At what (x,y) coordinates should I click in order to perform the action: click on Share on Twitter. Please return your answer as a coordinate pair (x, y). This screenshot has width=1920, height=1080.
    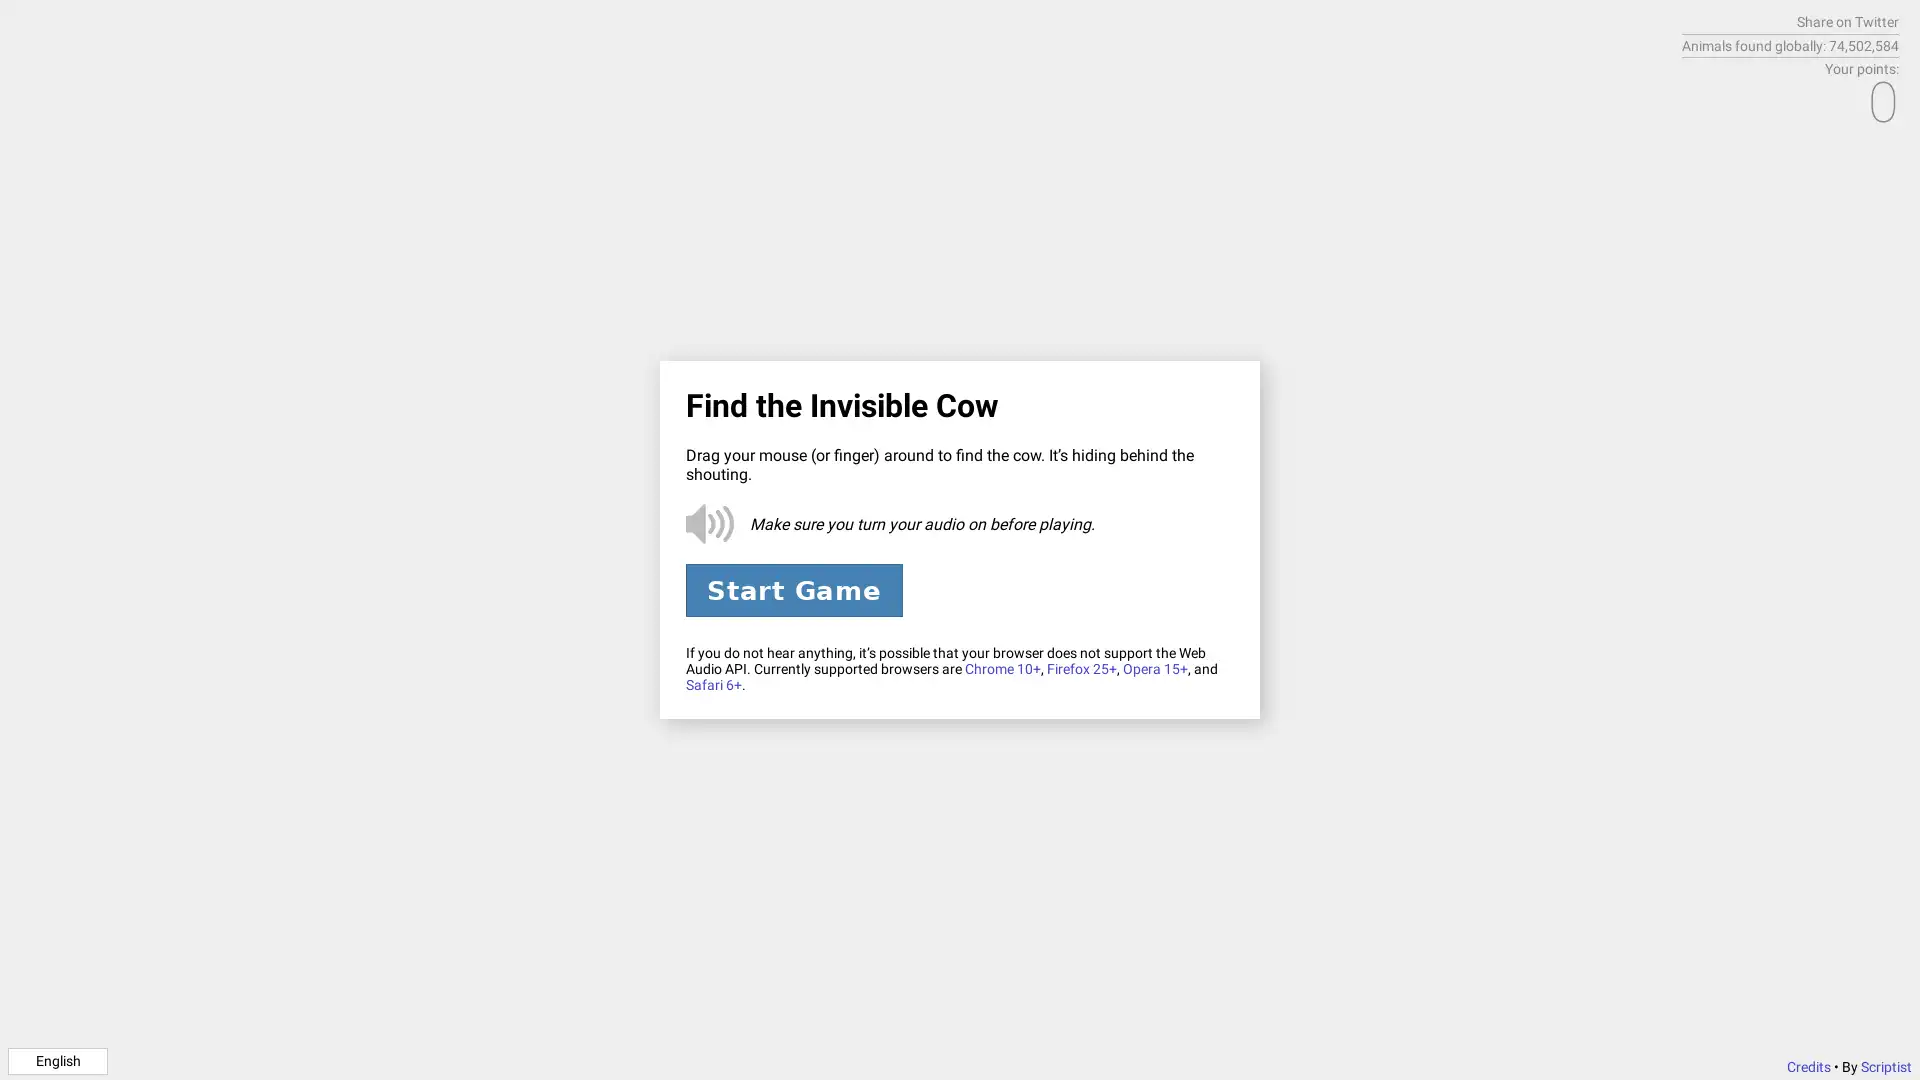
    Looking at the image, I should click on (1847, 22).